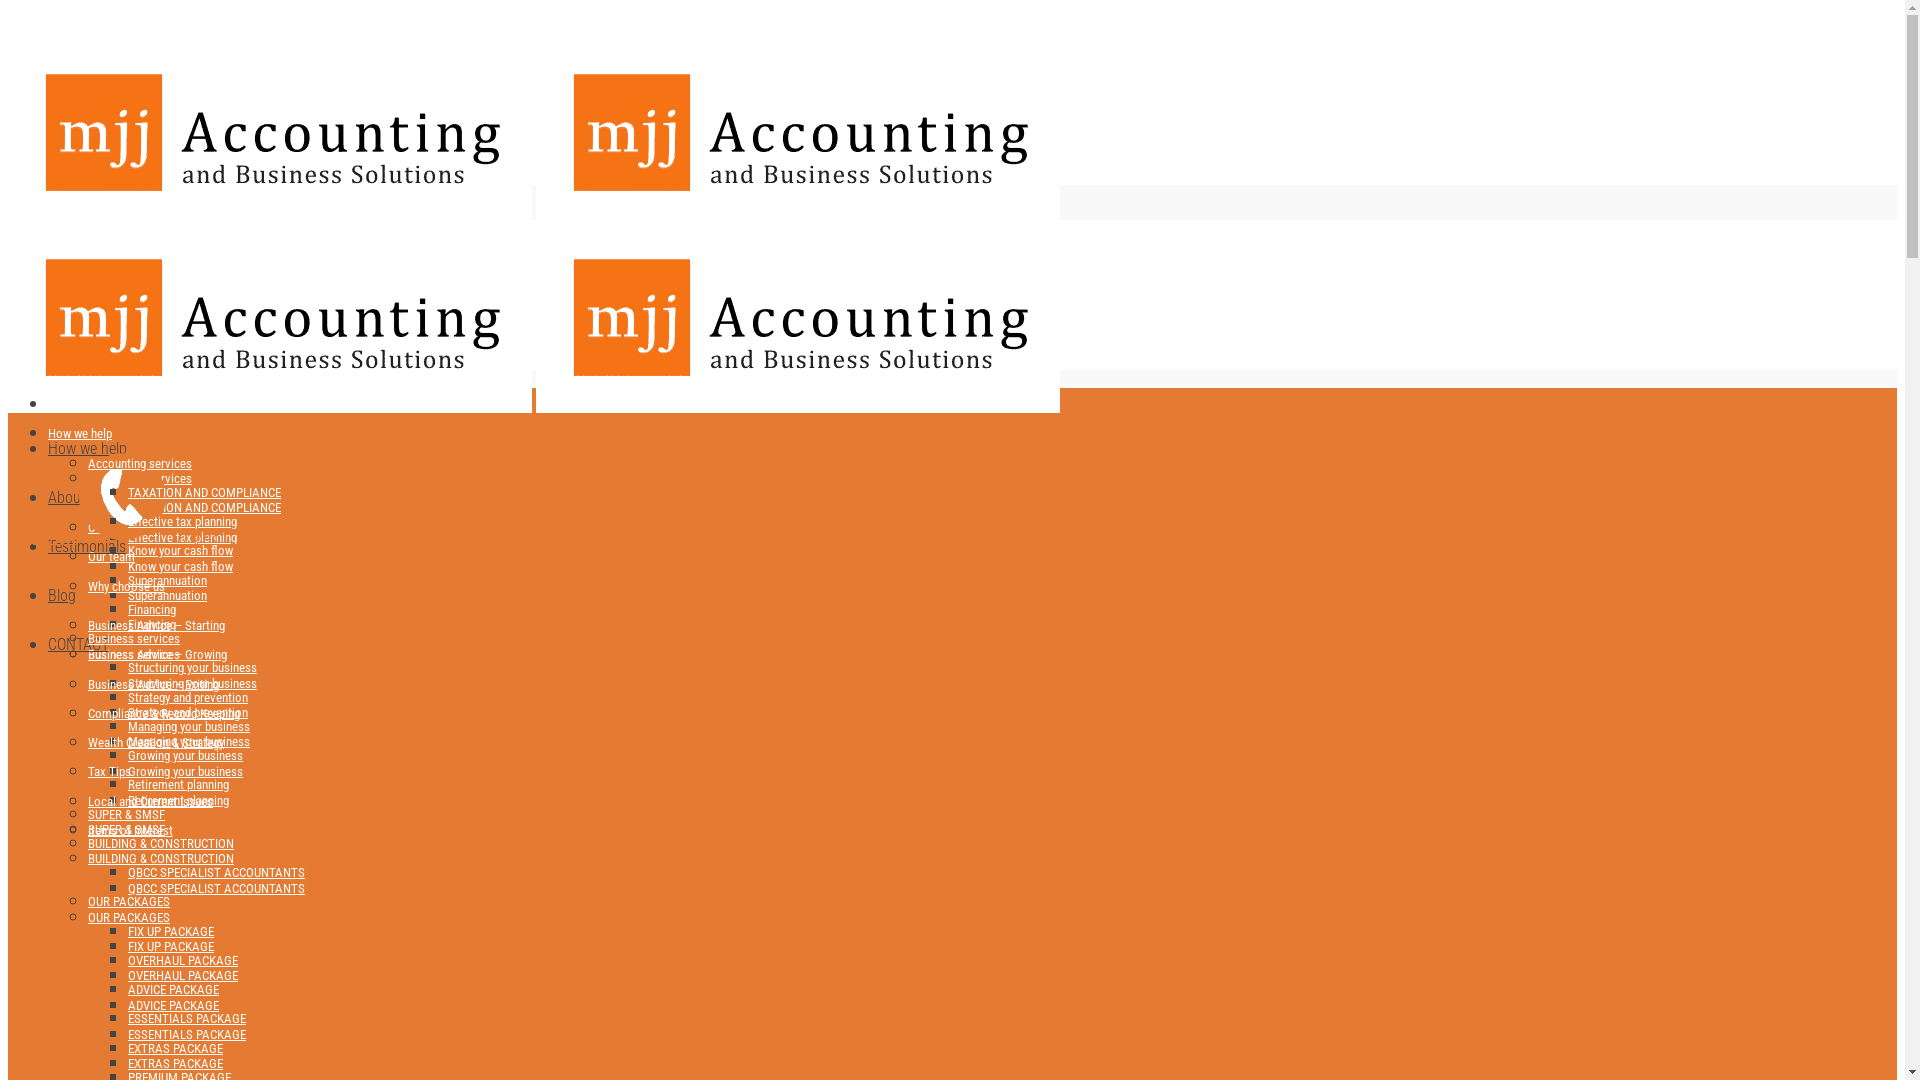 This screenshot has width=1920, height=1080. Describe the element at coordinates (178, 783) in the screenshot. I see `'Retirement planning'` at that location.